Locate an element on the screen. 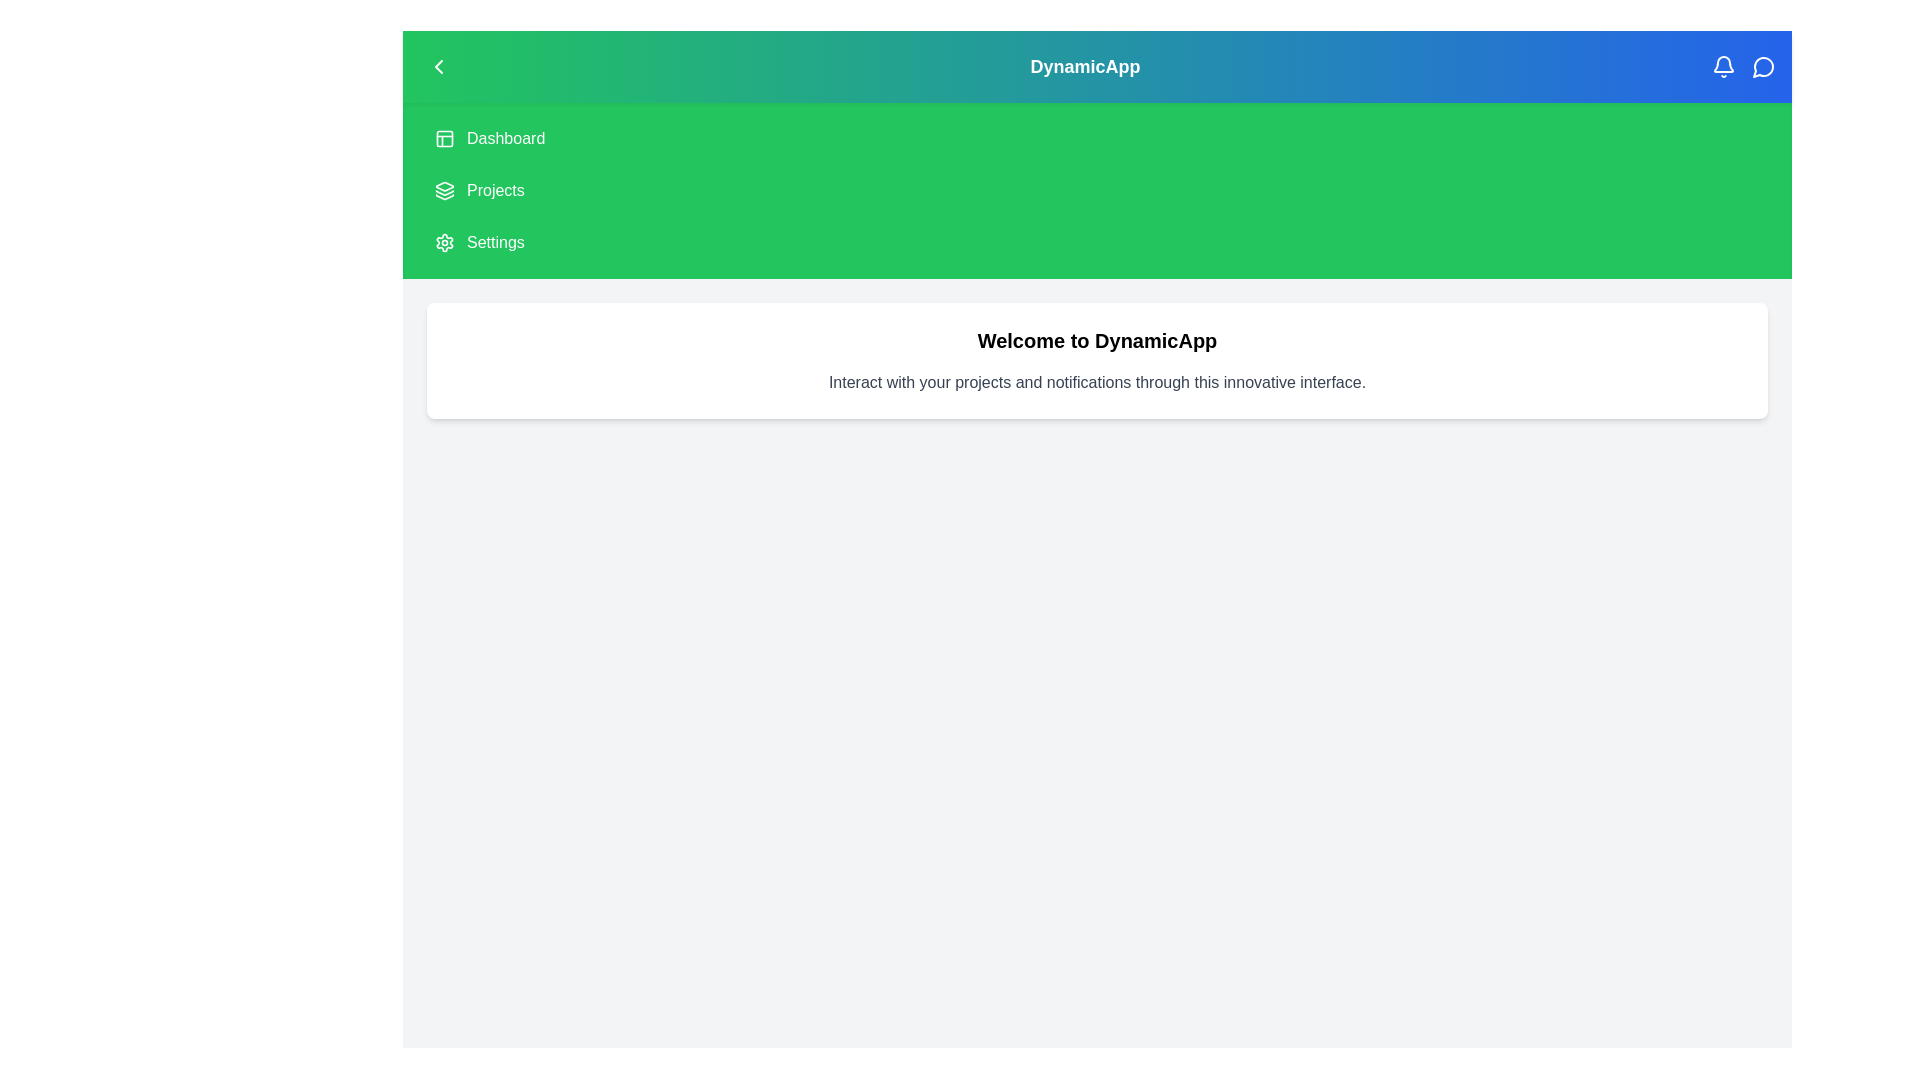 The image size is (1920, 1080). the notification icon in the top-right corner is located at coordinates (1722, 65).